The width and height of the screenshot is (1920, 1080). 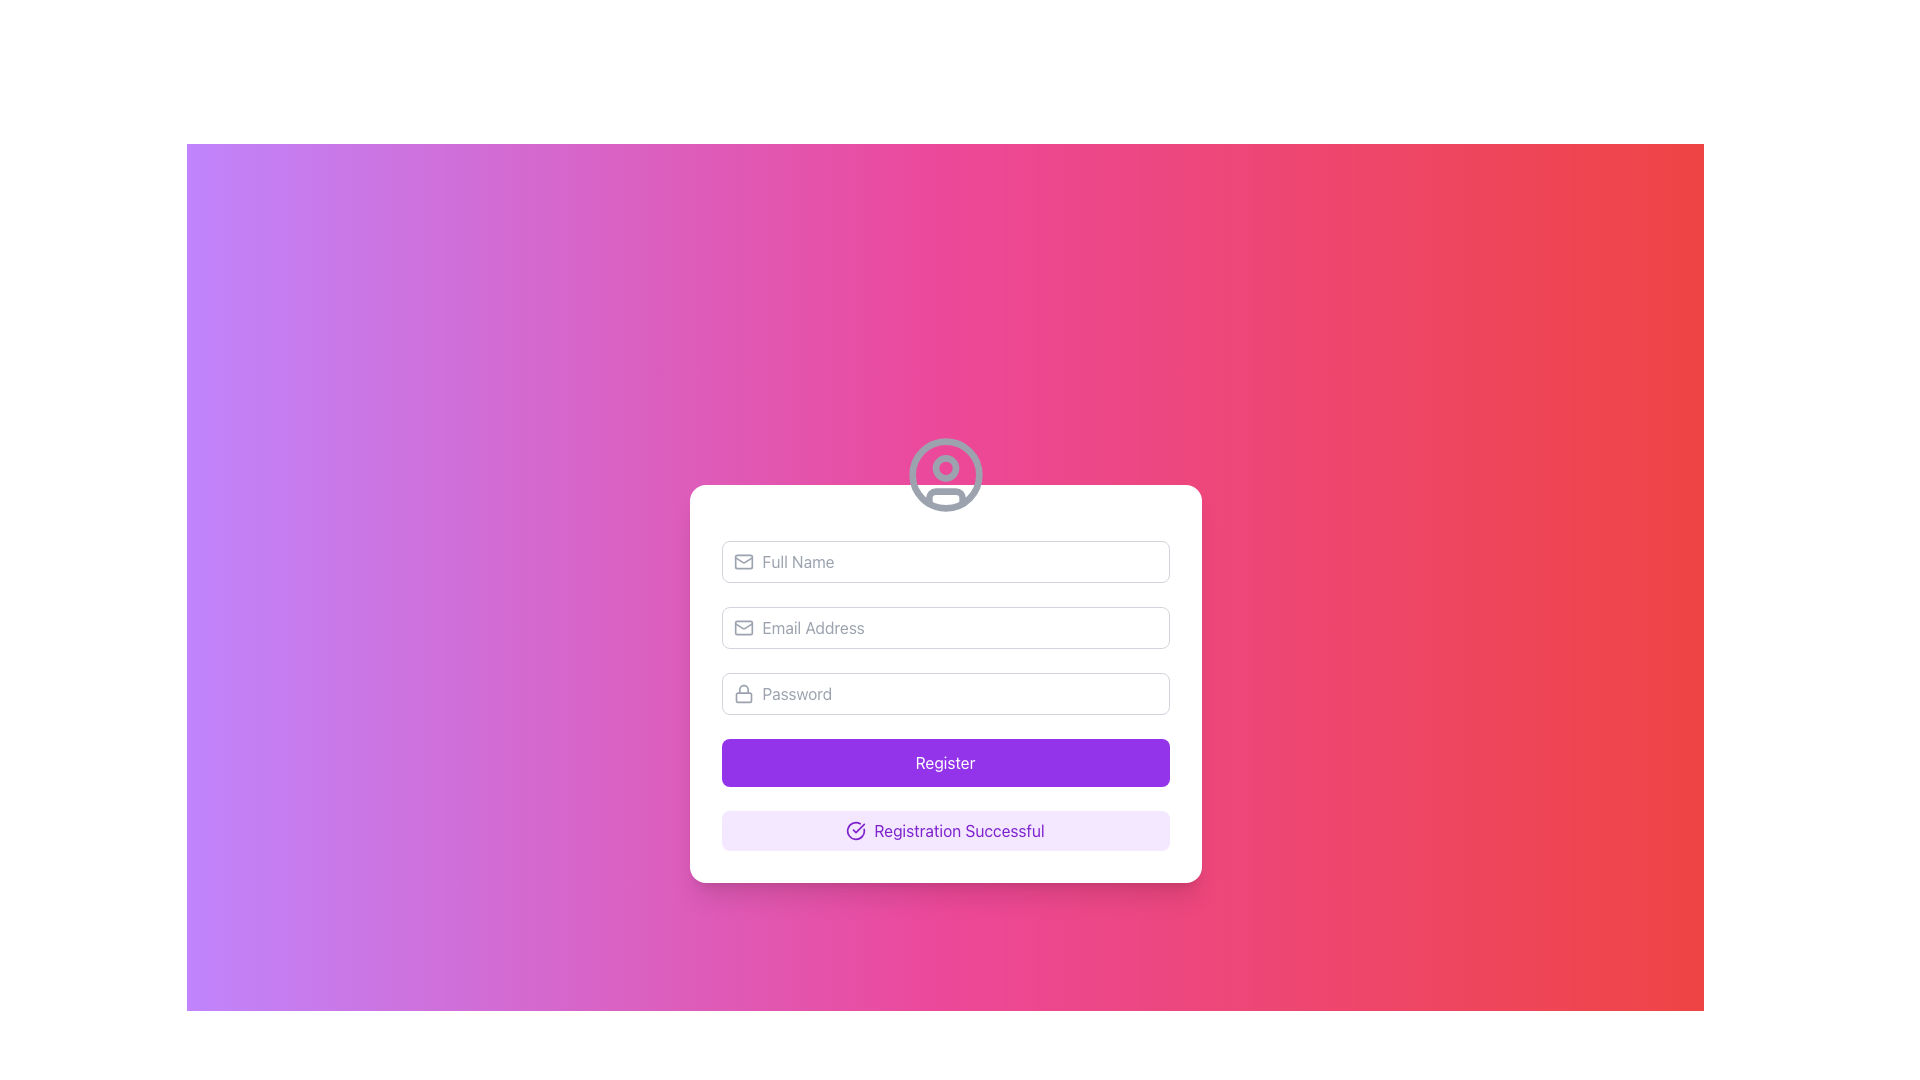 I want to click on the Text Label that displays 'Registration Successful' with a rounded rectangular light purple background and a checkmark icon, located at the bottom of the card, so click(x=944, y=830).